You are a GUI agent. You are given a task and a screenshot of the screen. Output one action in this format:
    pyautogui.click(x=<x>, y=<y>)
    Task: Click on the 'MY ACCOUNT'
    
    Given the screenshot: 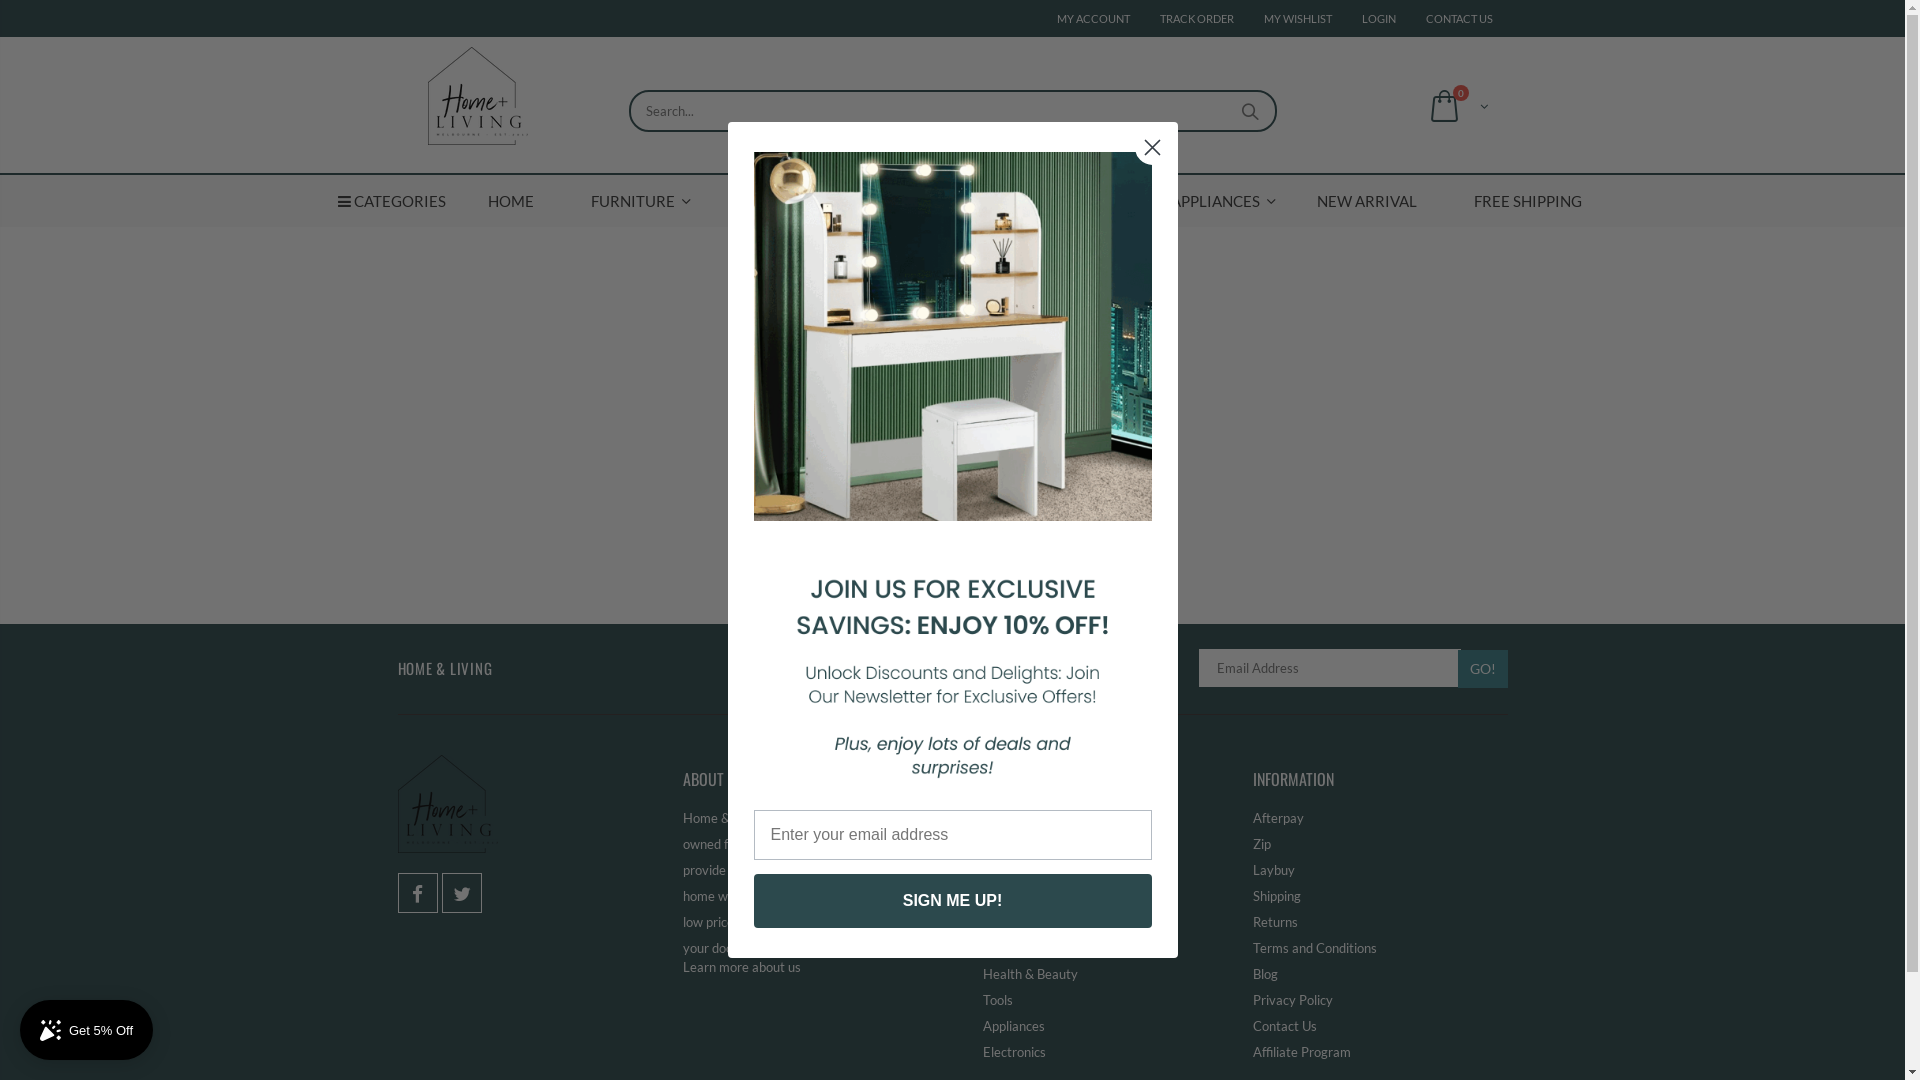 What is the action you would take?
    pyautogui.click(x=1055, y=18)
    